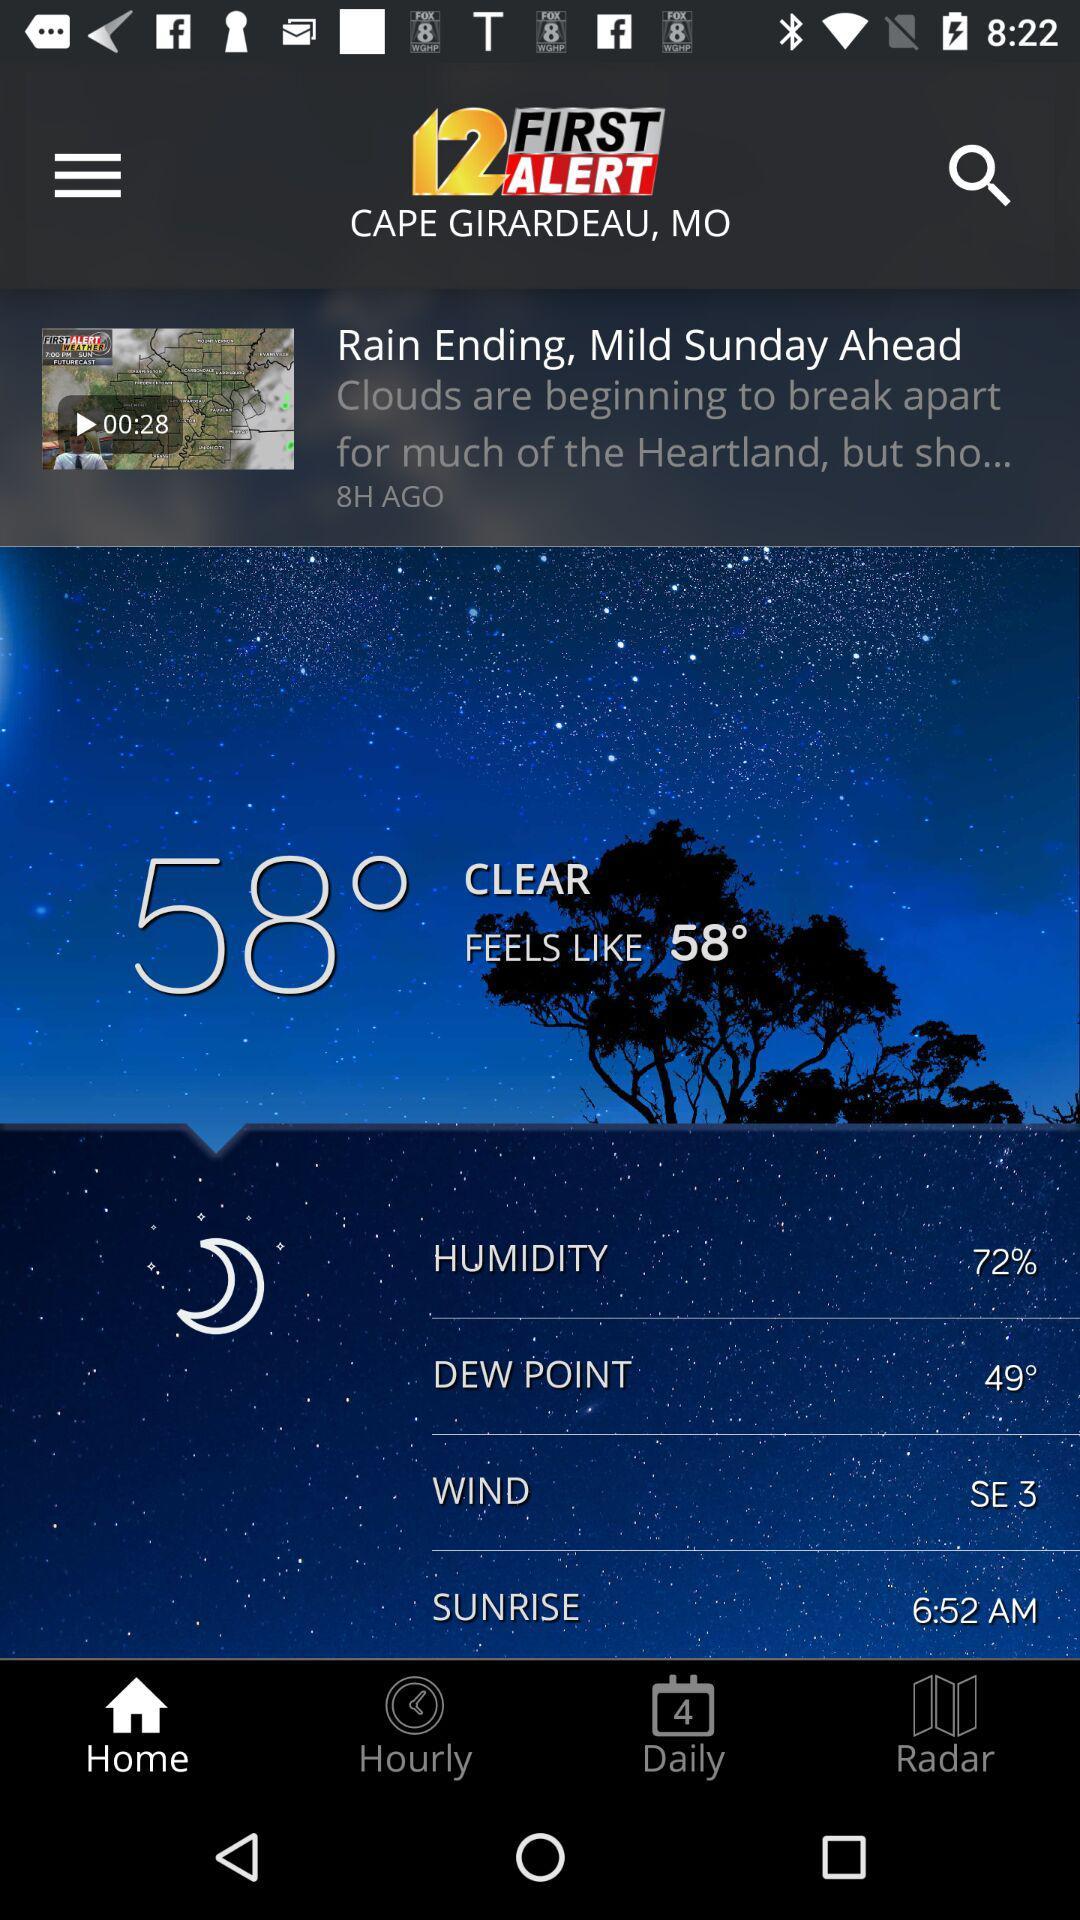  Describe the element at coordinates (413, 1726) in the screenshot. I see `item next to daily item` at that location.